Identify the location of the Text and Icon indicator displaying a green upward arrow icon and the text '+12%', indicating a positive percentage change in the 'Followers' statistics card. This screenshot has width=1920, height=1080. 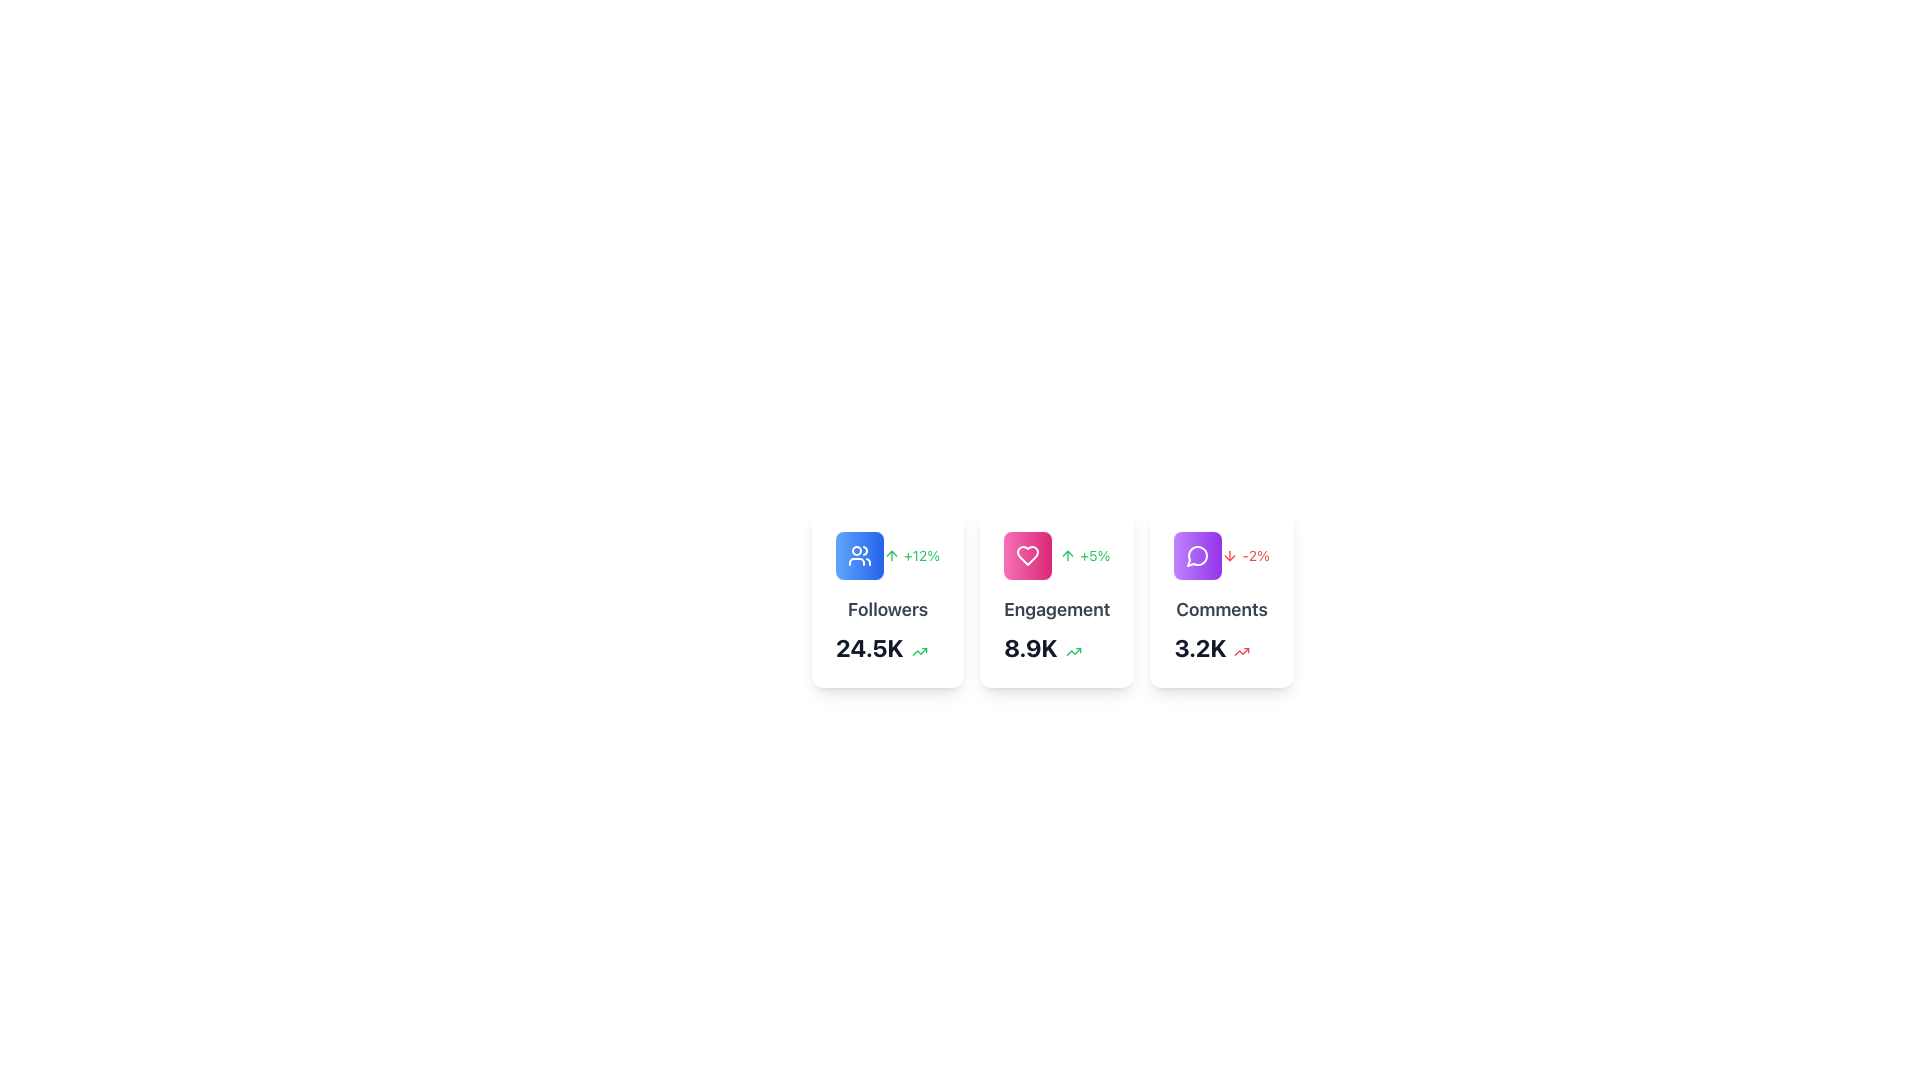
(887, 555).